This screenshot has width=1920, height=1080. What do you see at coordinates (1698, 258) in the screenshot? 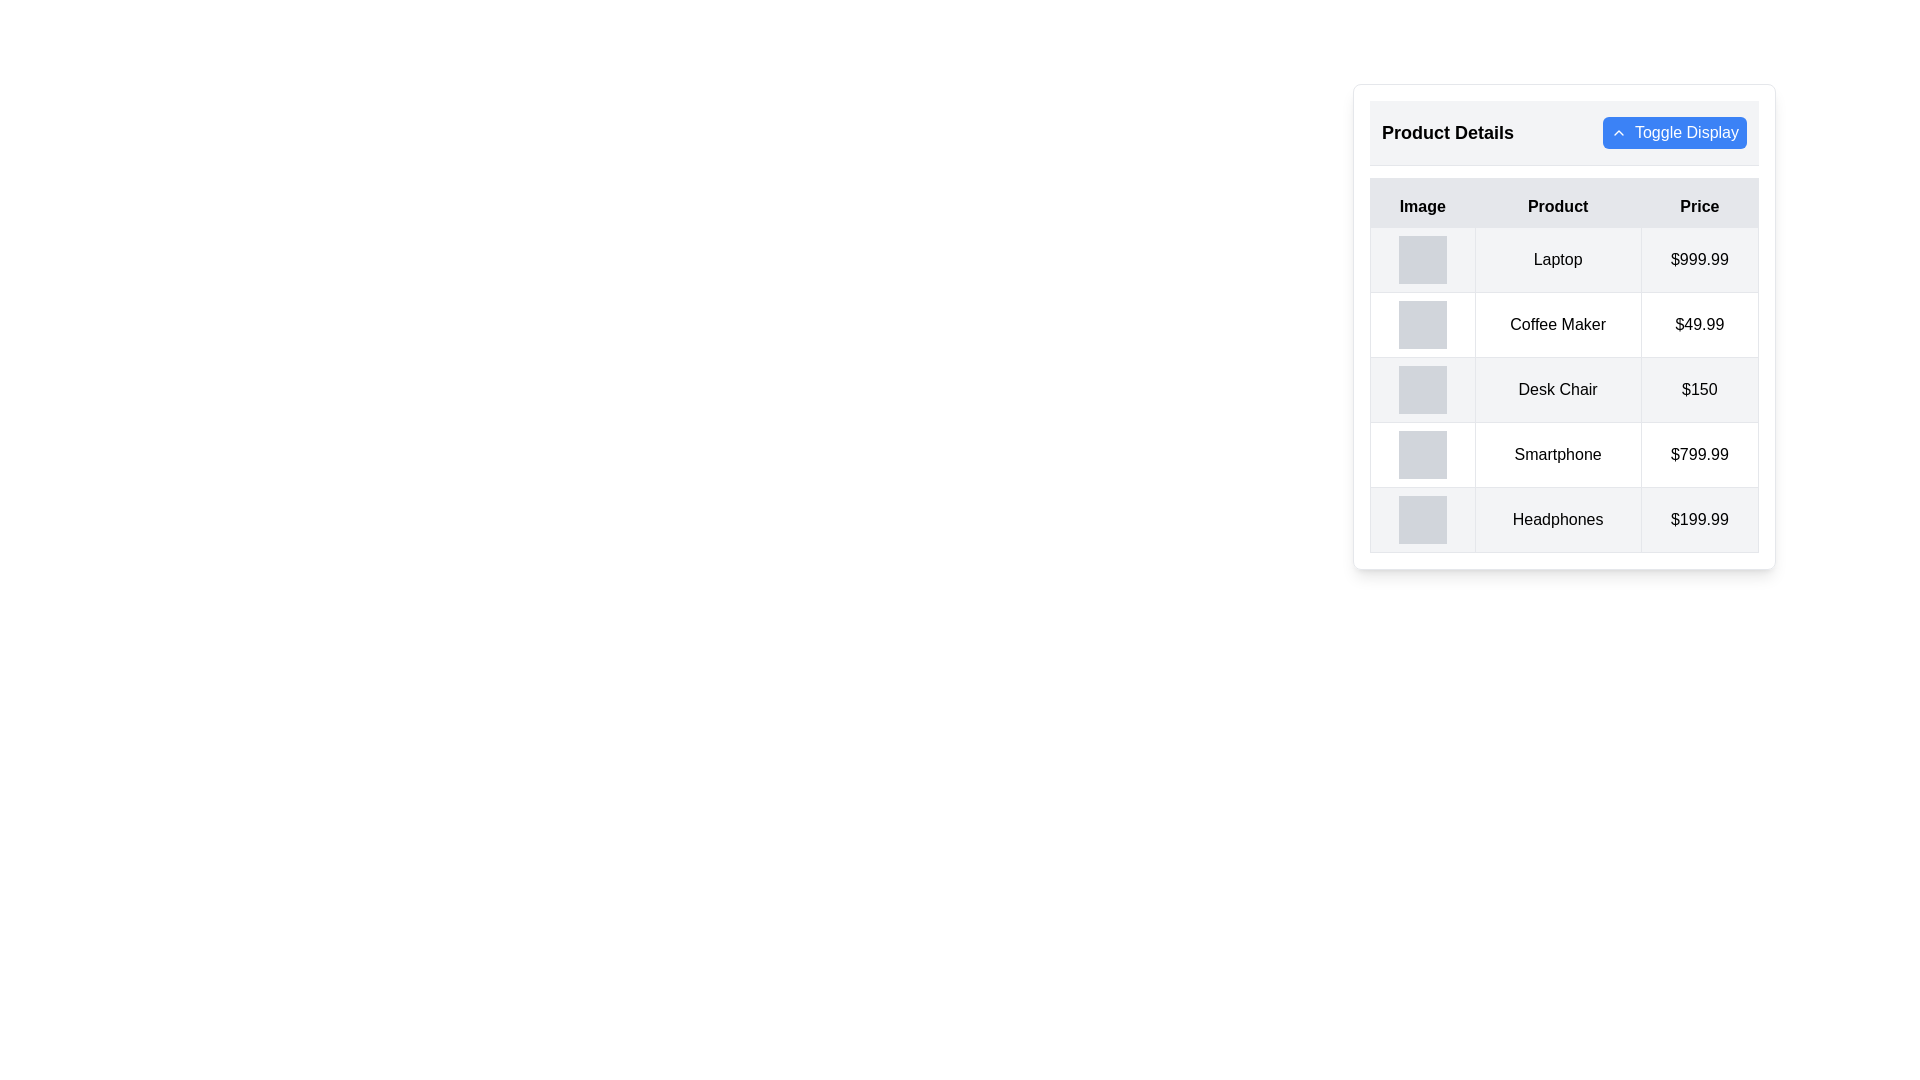
I see `the static text element displaying the price '$999.99' in the first row and third column of the table` at bounding box center [1698, 258].